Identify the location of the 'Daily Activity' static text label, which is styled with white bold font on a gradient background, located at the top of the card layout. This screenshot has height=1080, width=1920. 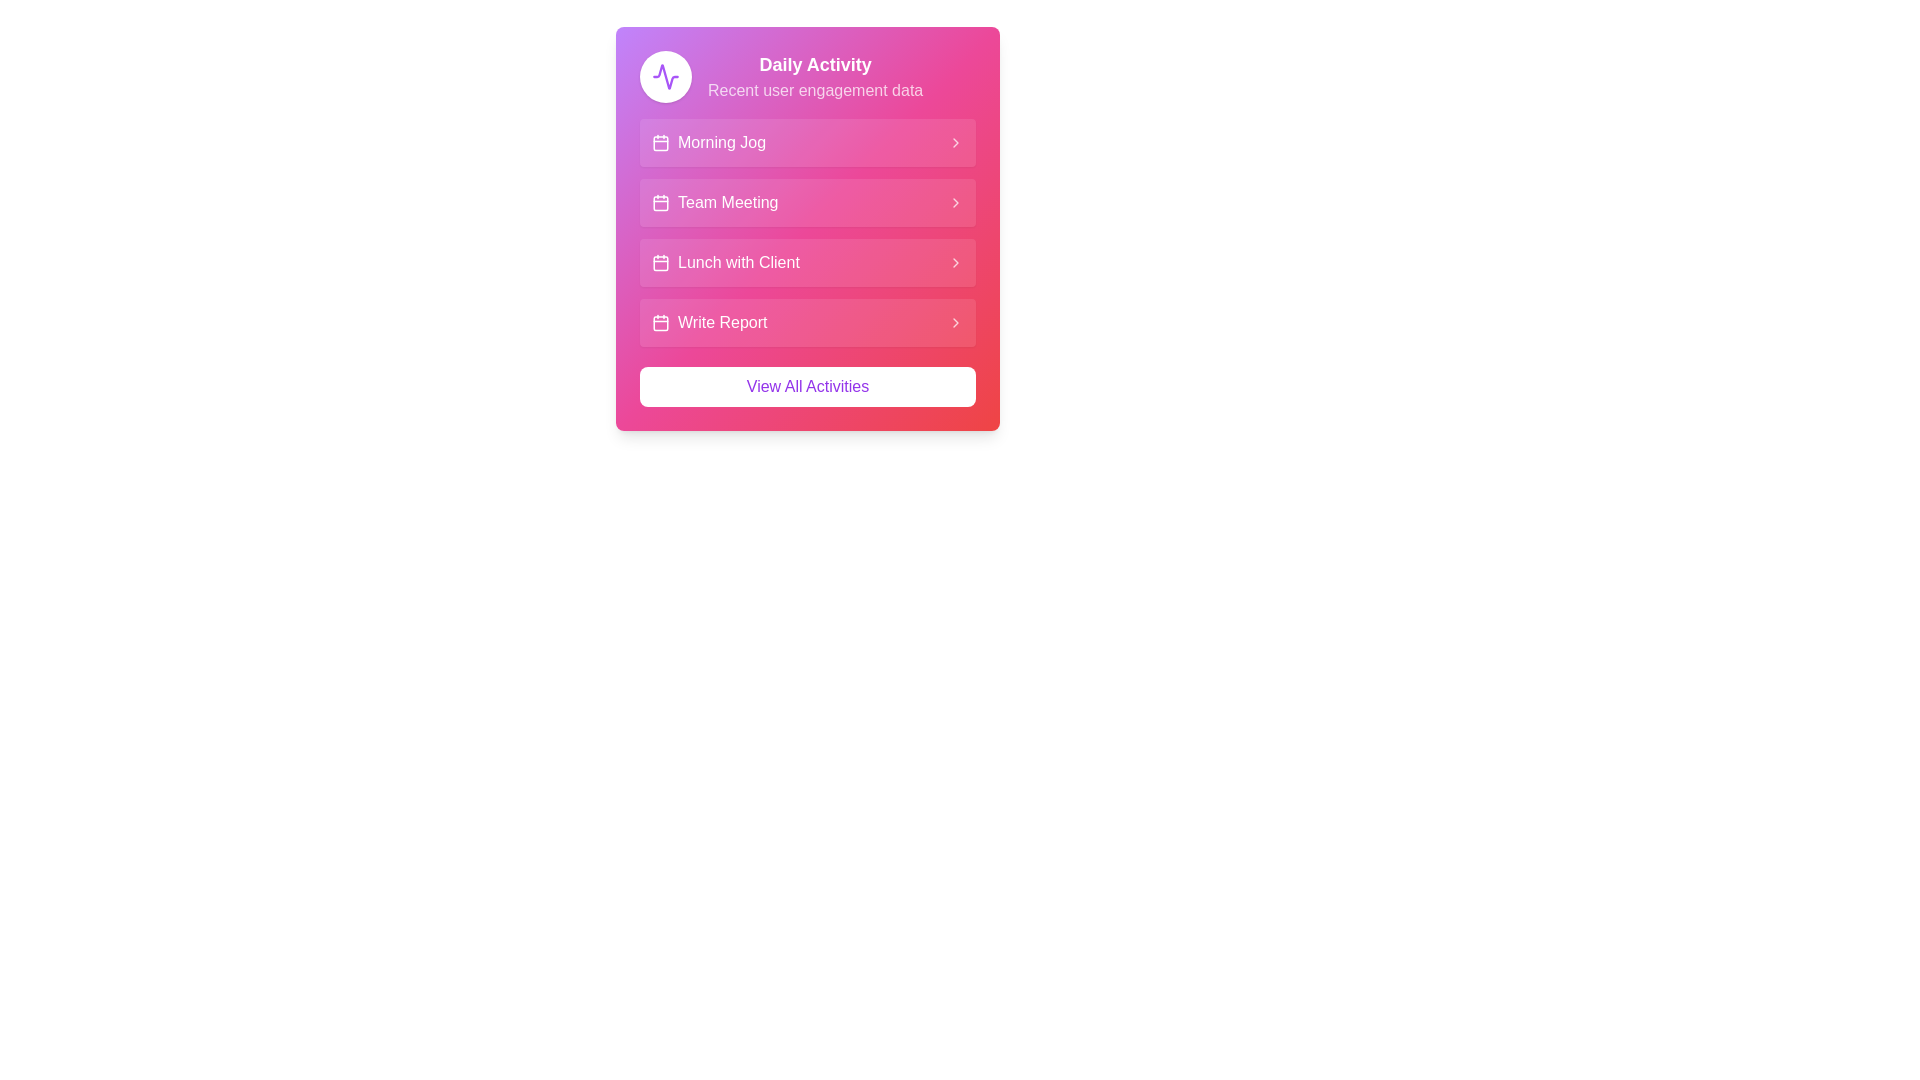
(815, 64).